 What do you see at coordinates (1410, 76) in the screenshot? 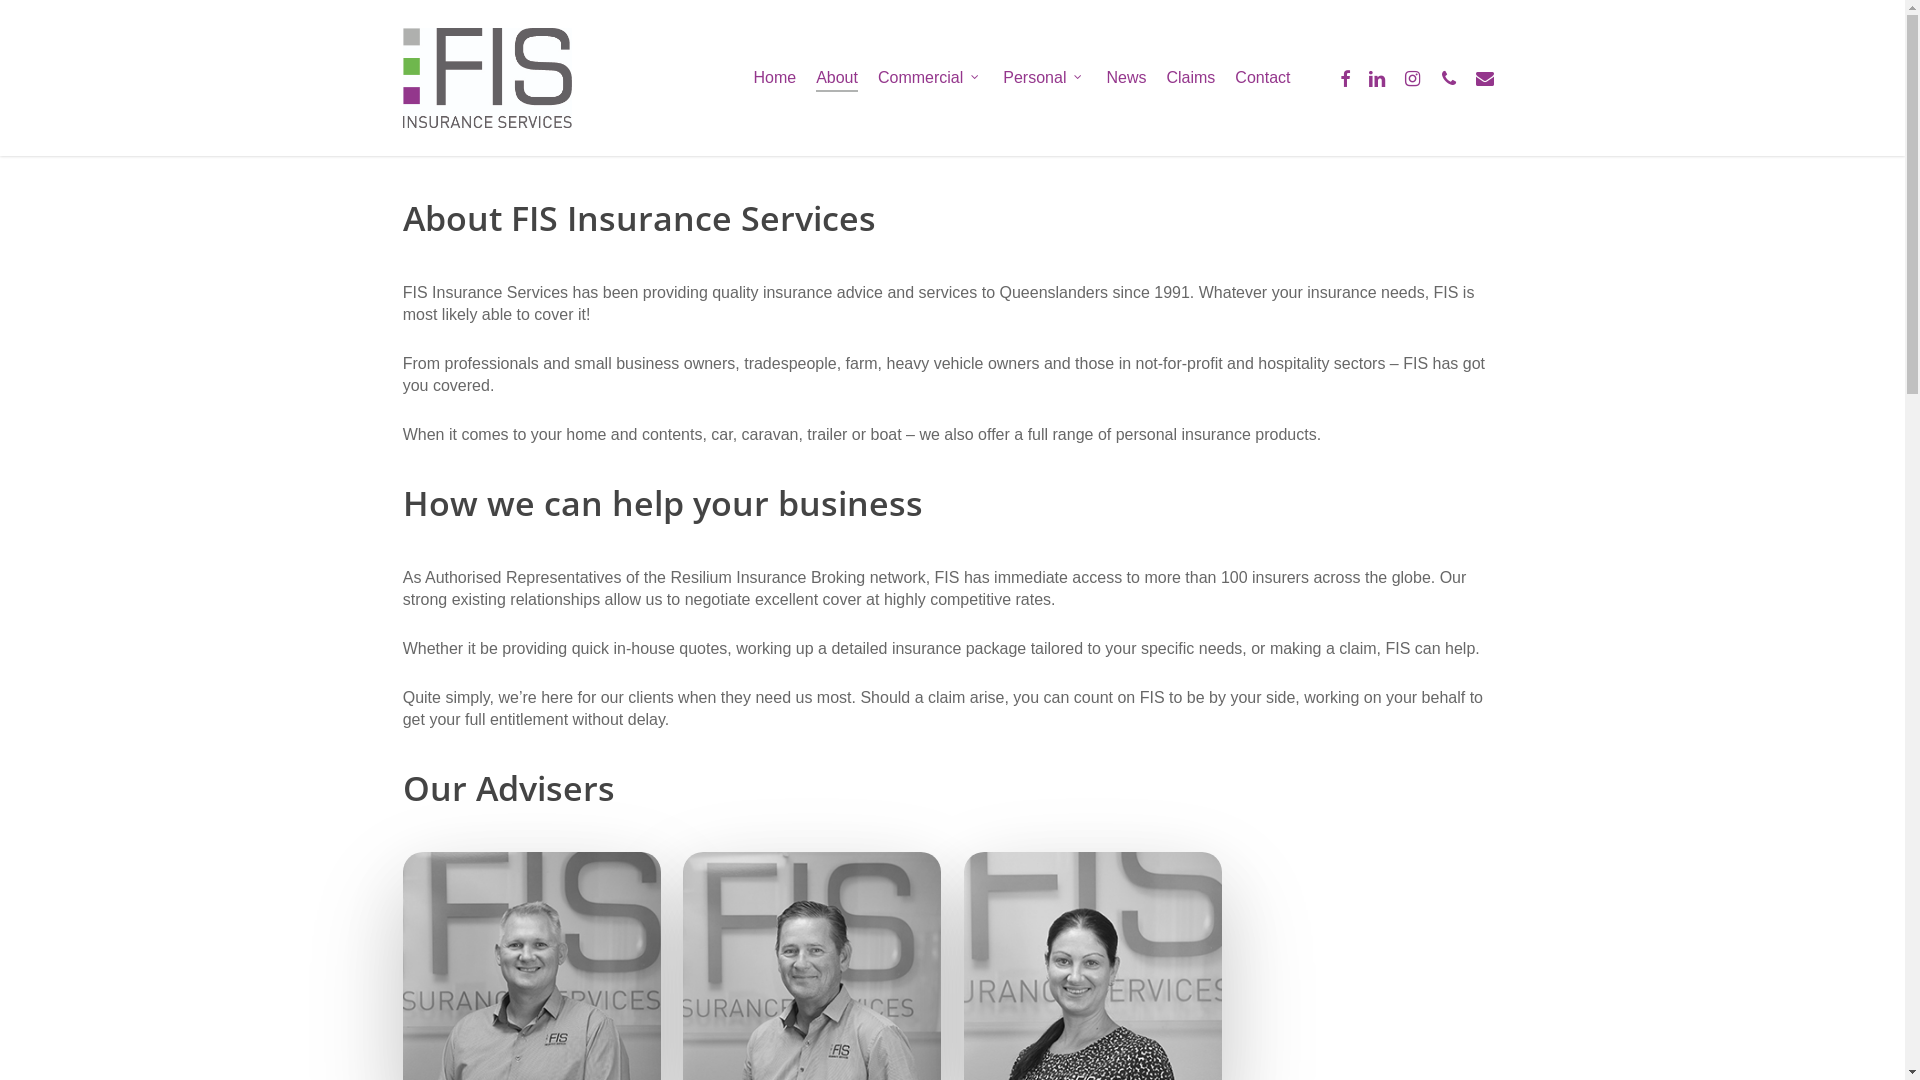
I see `'instagram'` at bounding box center [1410, 76].